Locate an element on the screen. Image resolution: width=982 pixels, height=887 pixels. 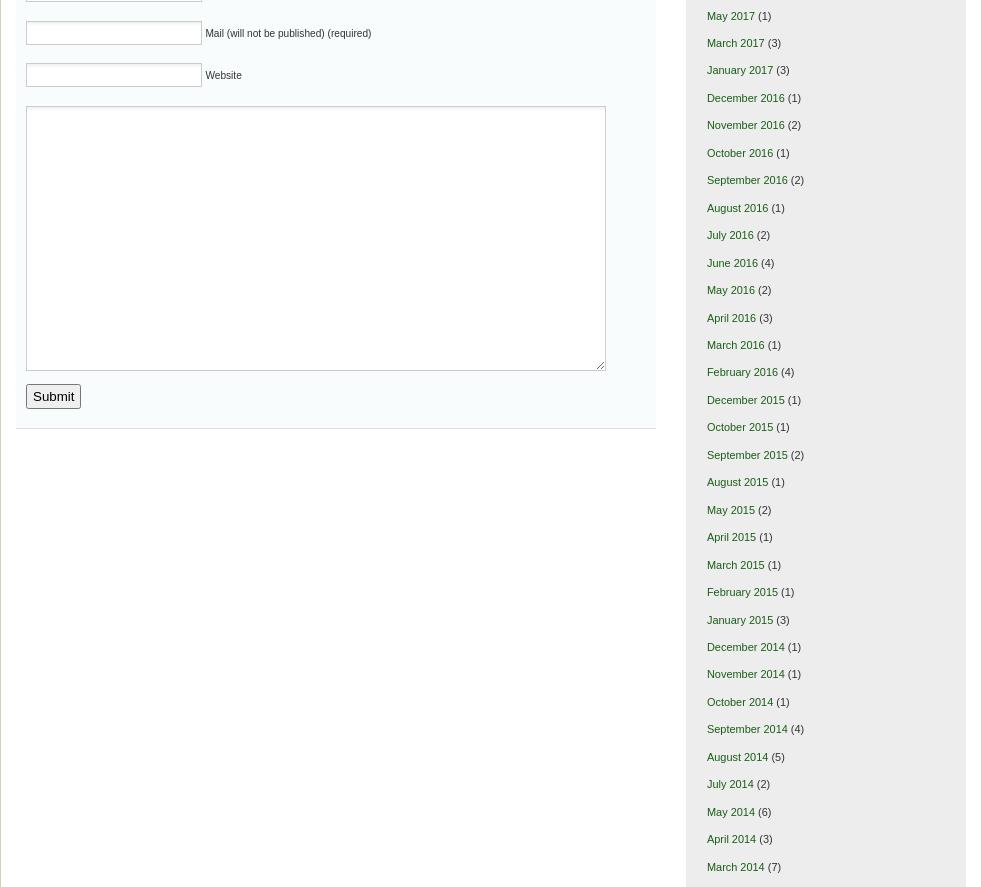
'August 2015' is located at coordinates (735, 480).